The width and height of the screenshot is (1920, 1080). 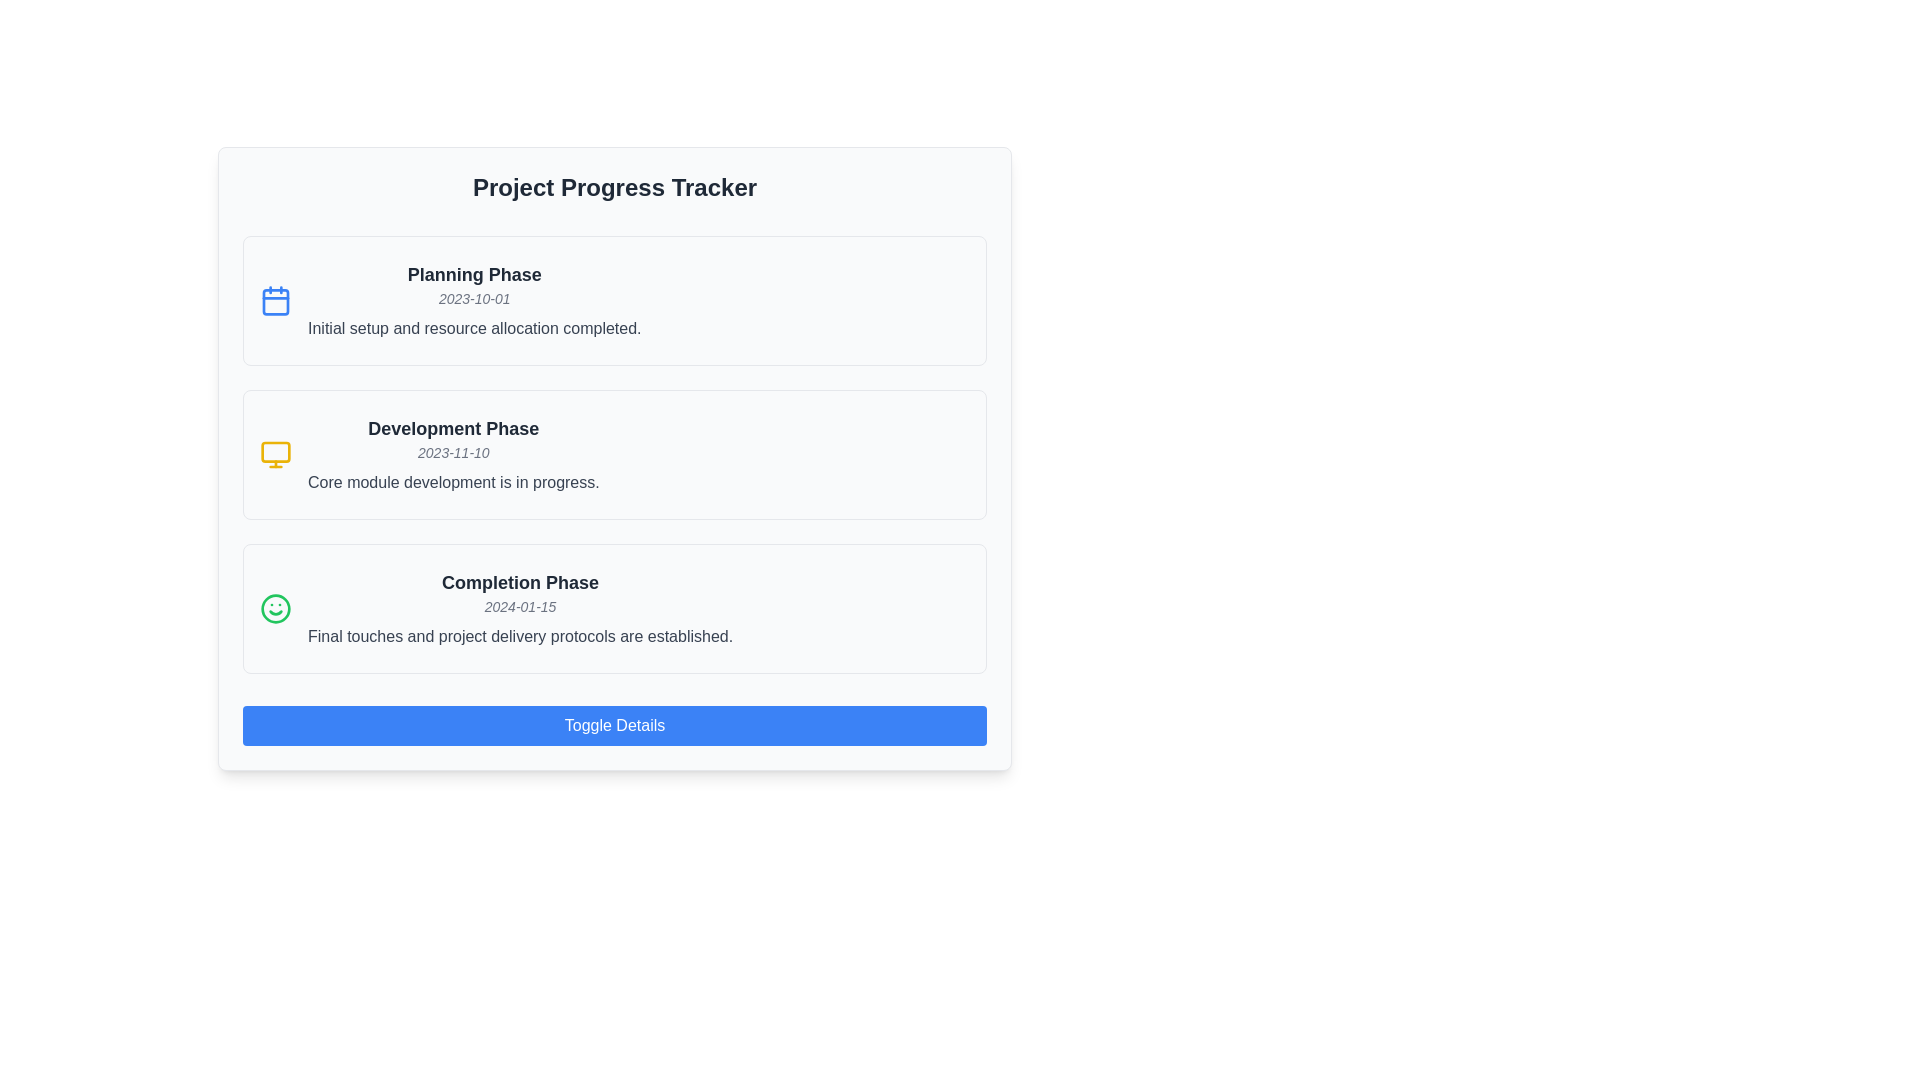 I want to click on the static icon representing a computer or technology theme located in the 'Development Phase' section, positioned before the text 'Development Phase', so click(x=274, y=455).